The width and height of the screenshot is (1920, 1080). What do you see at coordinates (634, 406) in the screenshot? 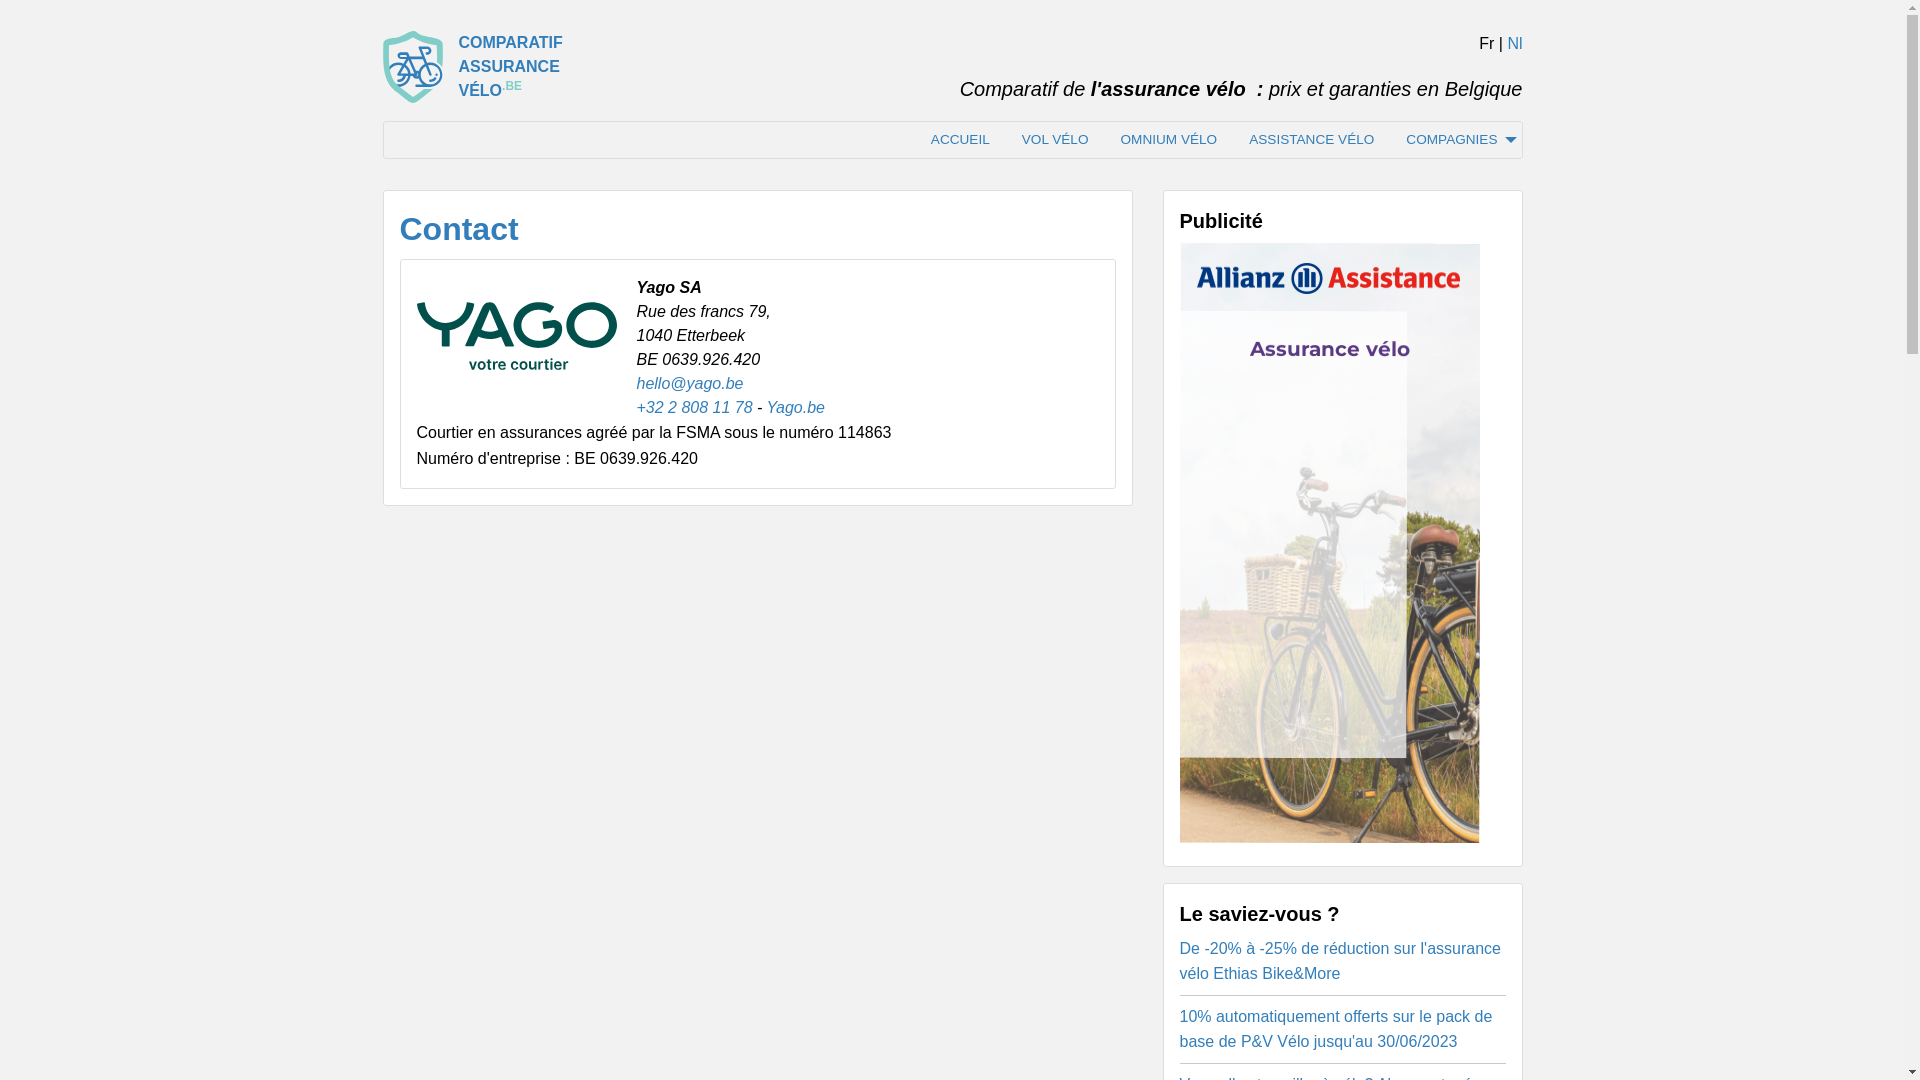
I see `'+32 2 808 11 78'` at bounding box center [634, 406].